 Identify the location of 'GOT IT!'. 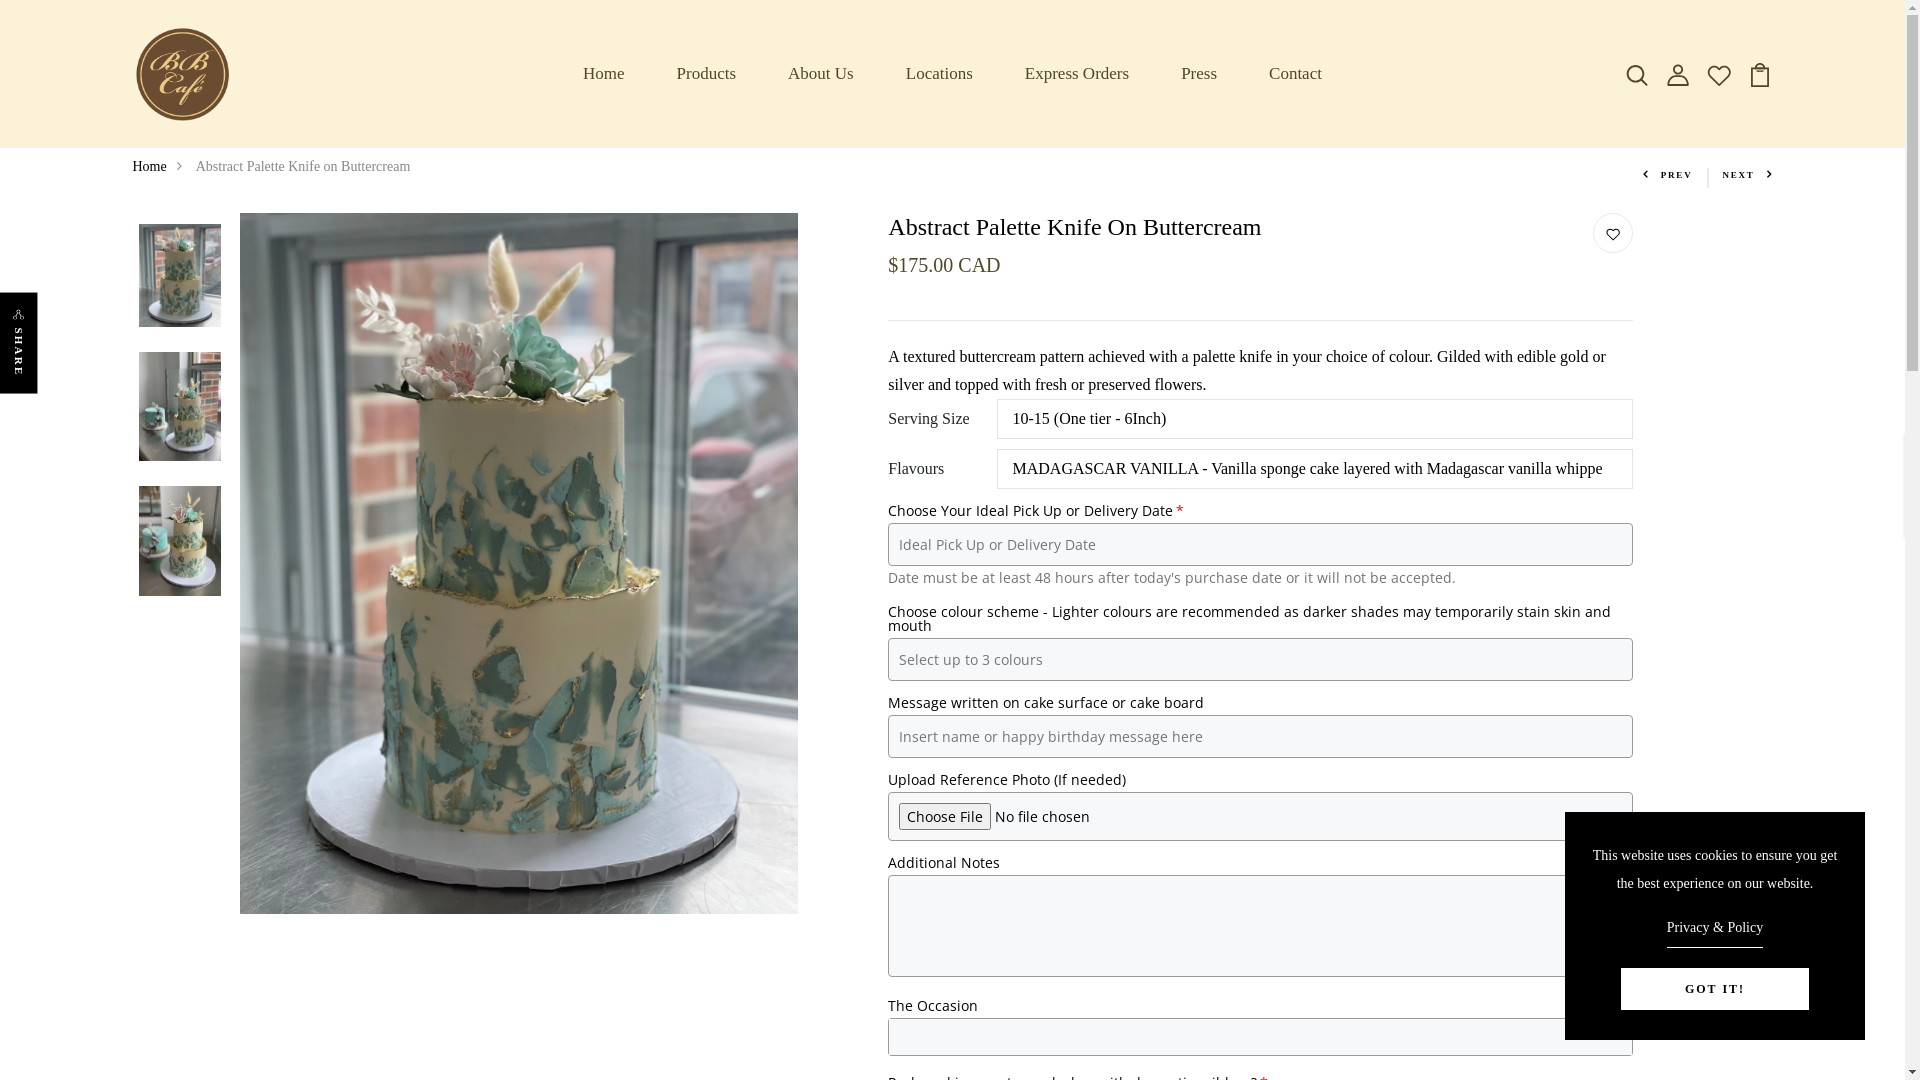
(1713, 987).